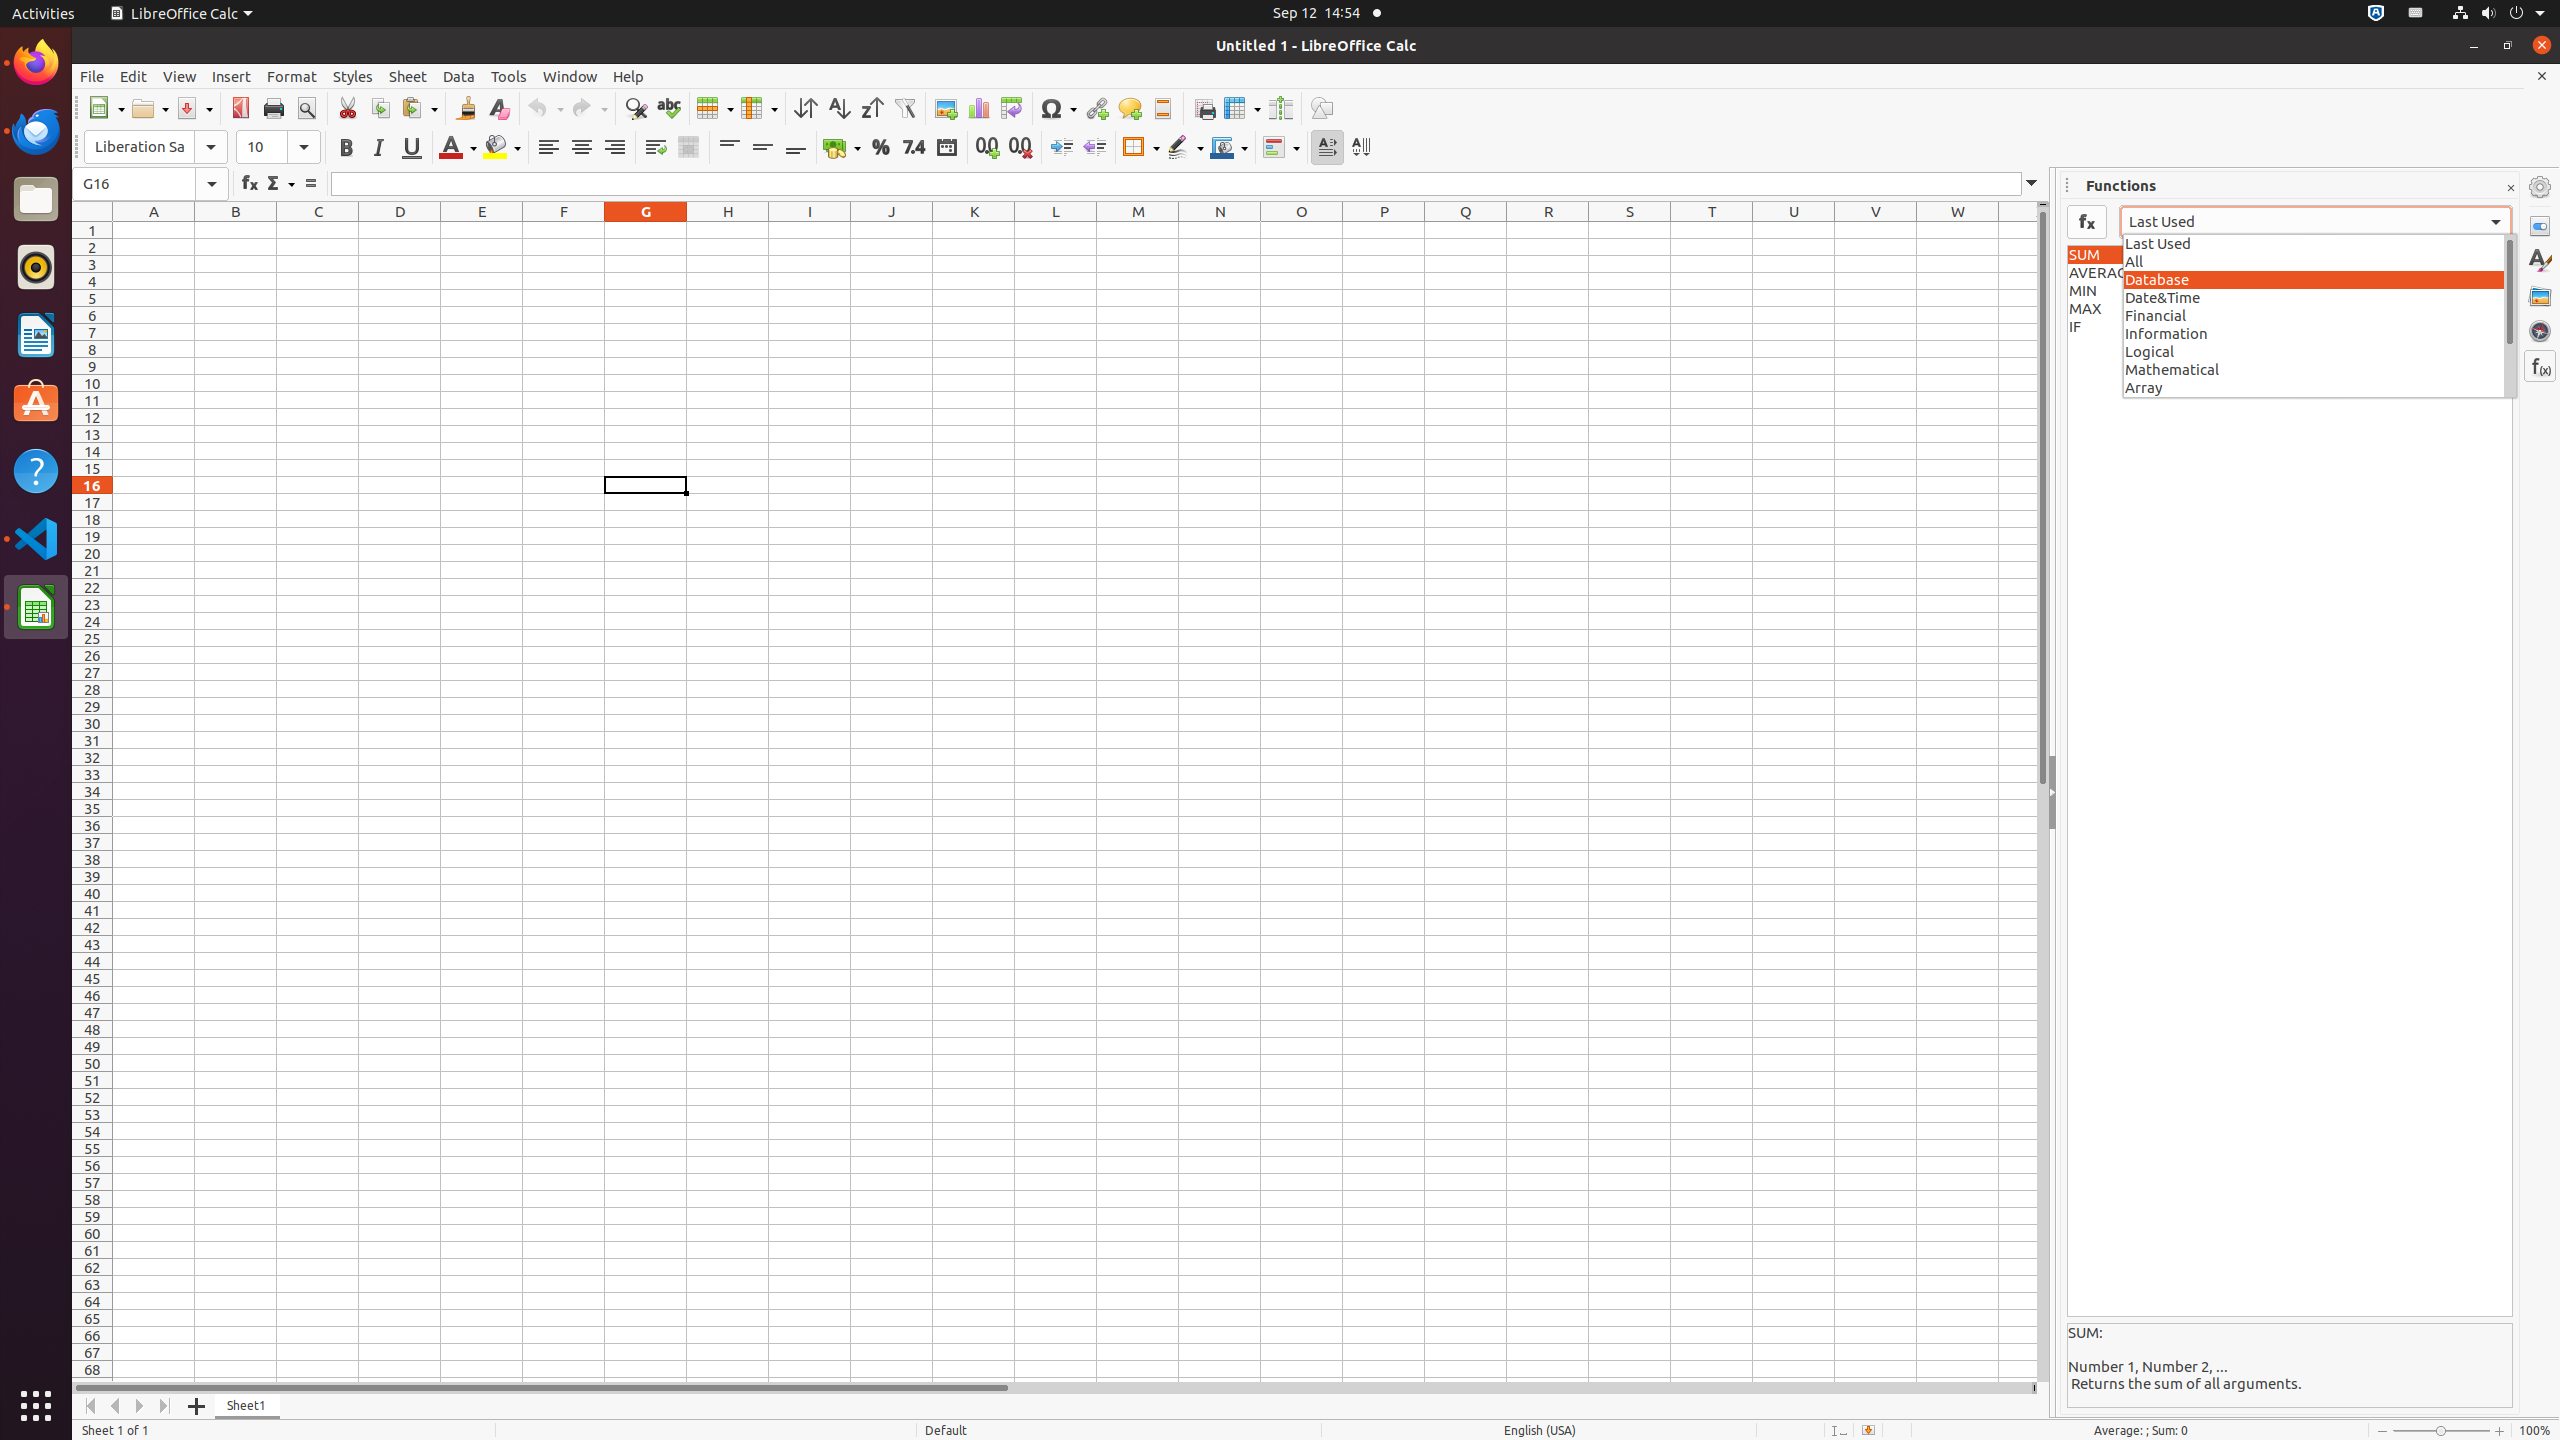 The height and width of the screenshot is (1440, 2560). What do you see at coordinates (808, 229) in the screenshot?
I see `'I1'` at bounding box center [808, 229].